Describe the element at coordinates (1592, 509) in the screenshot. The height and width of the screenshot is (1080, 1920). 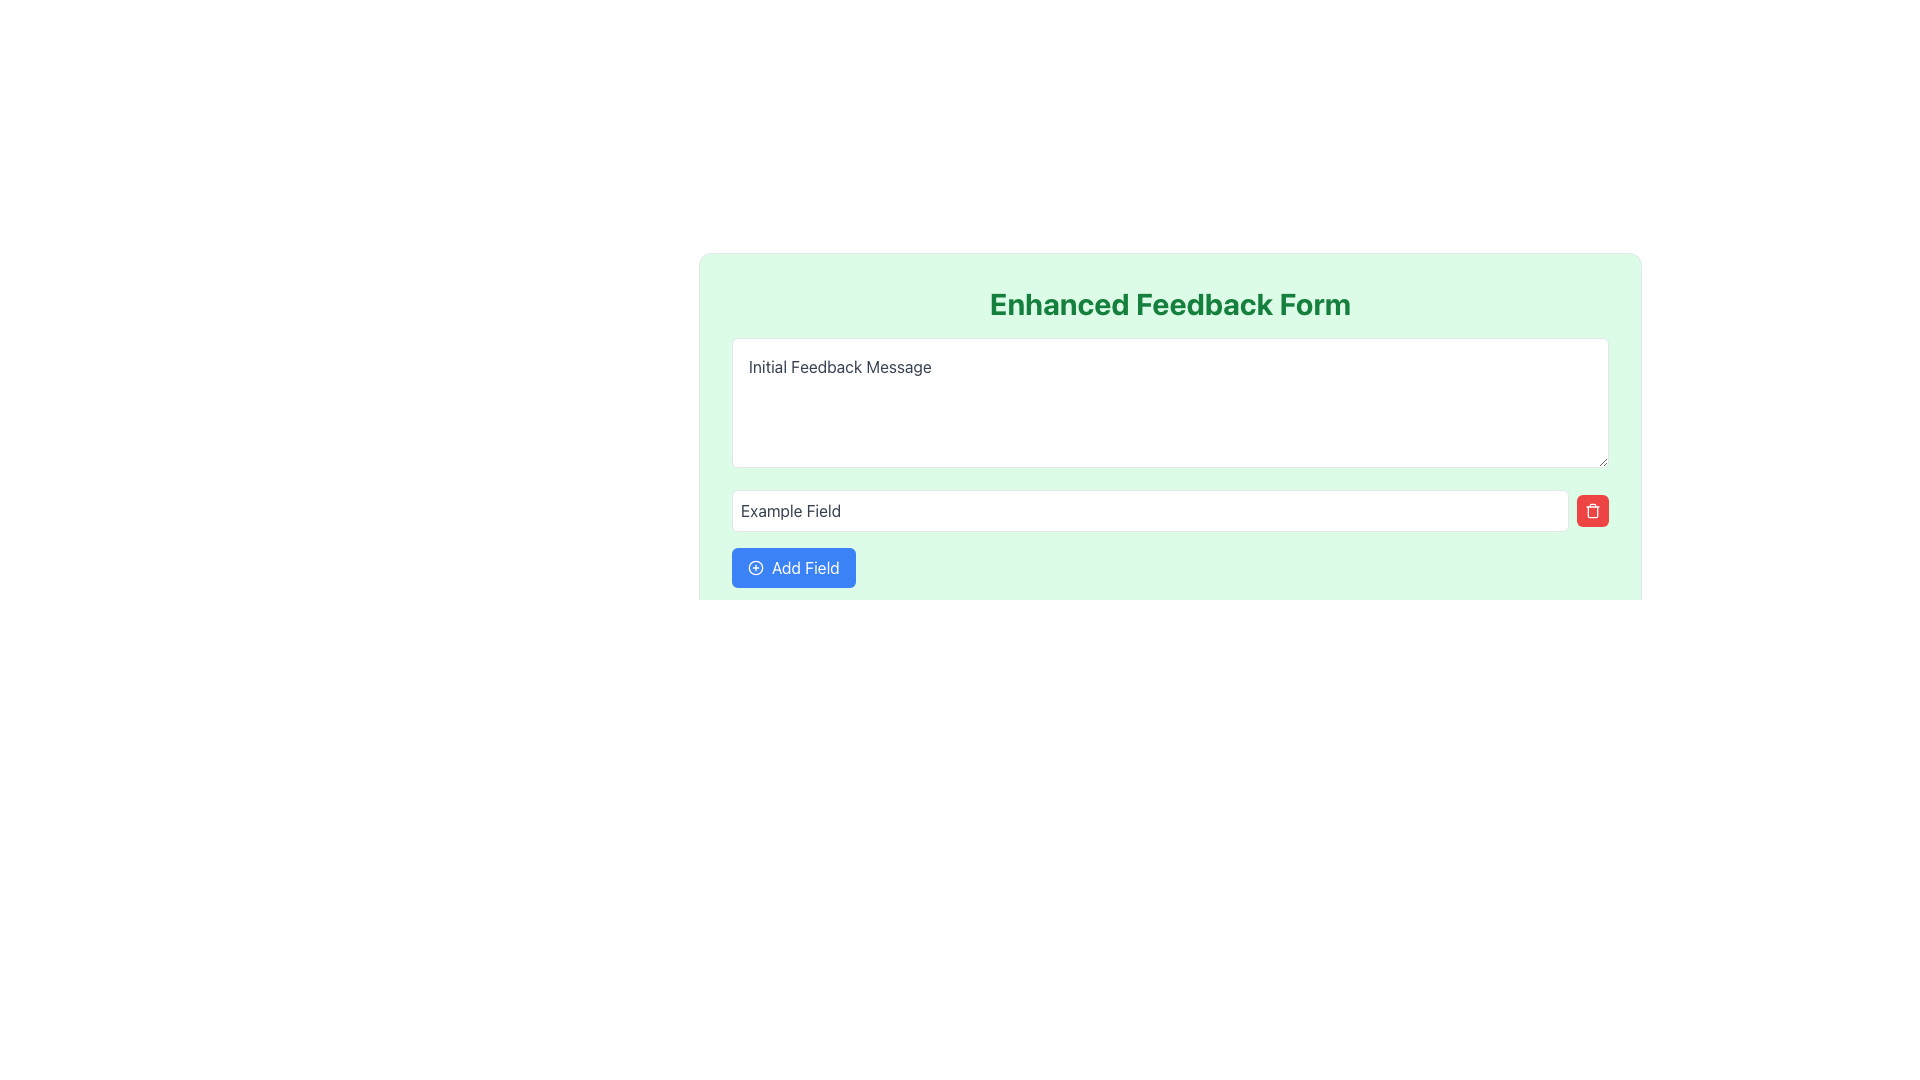
I see `the small red trash icon inside the red button next to the input field labeled 'Example Field' for keyboard accessibility` at that location.